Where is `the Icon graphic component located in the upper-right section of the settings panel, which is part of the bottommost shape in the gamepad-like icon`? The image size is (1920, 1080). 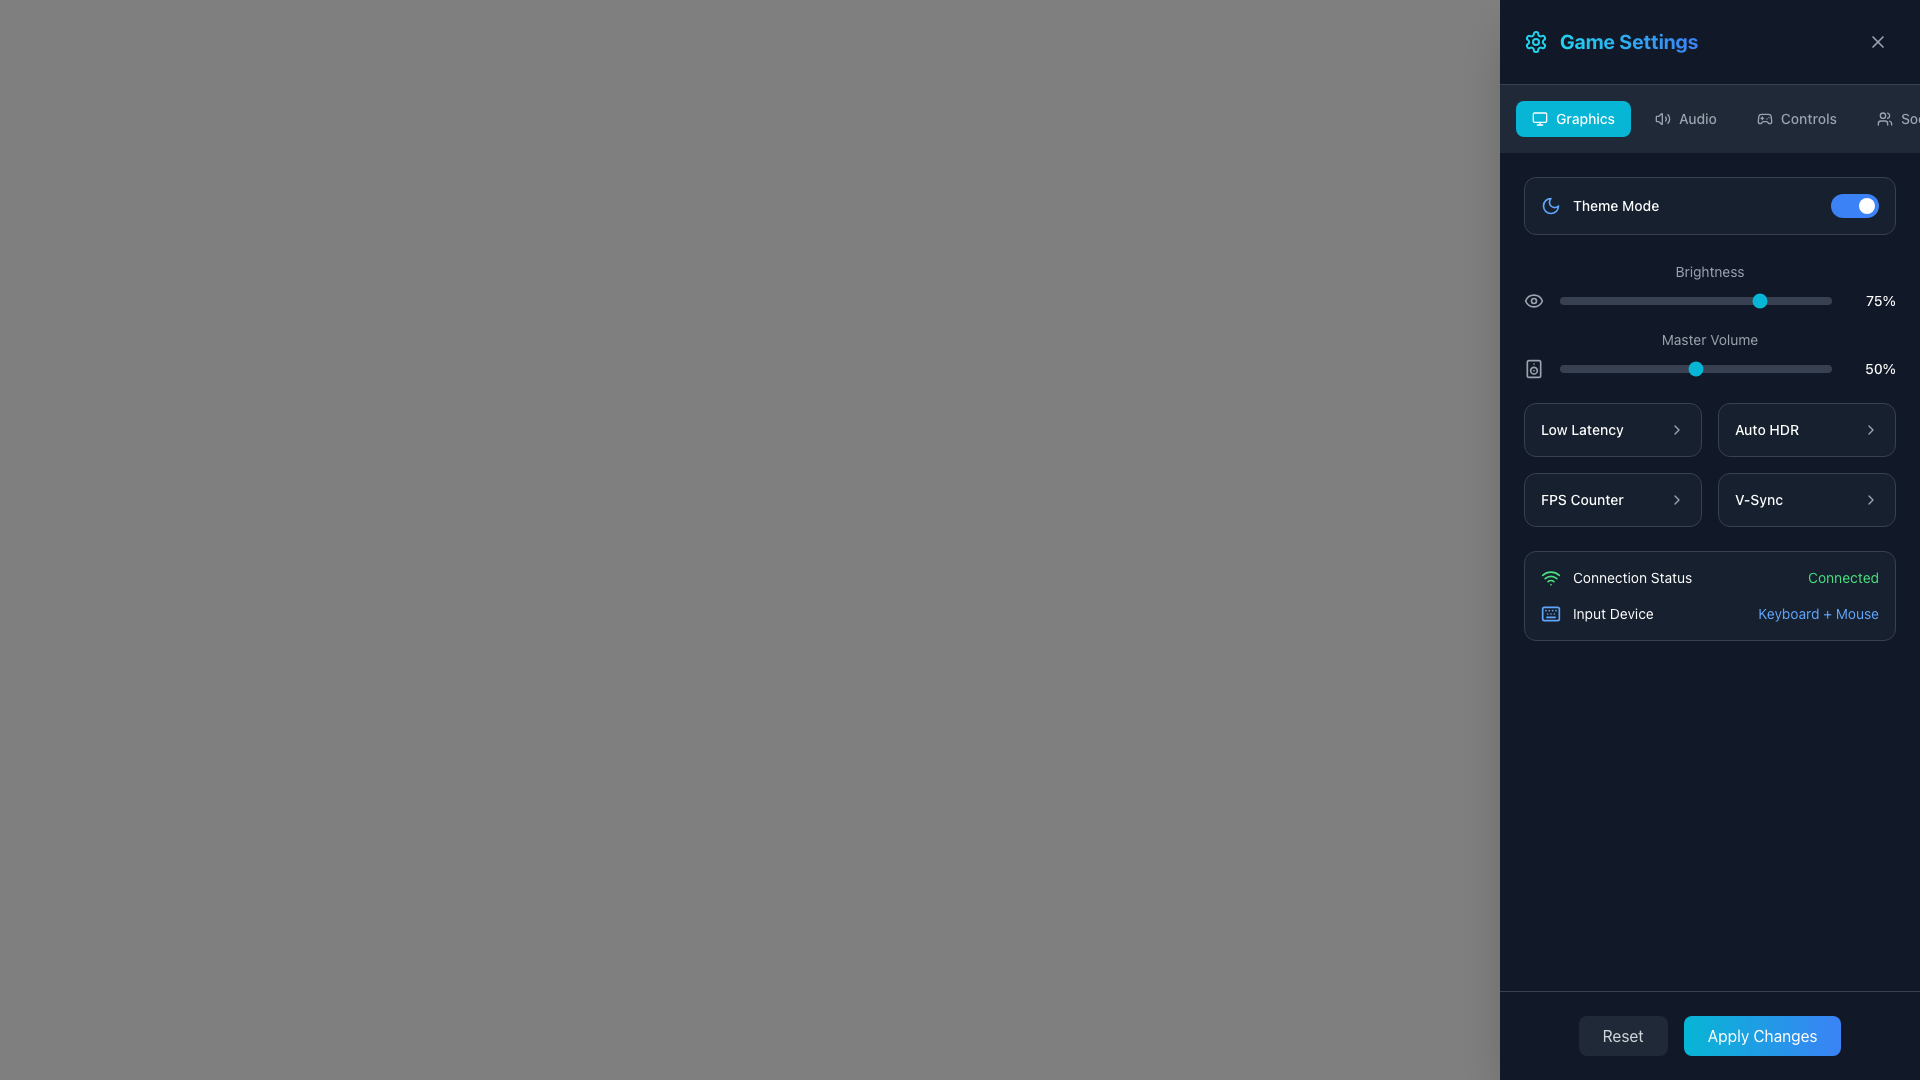 the Icon graphic component located in the upper-right section of the settings panel, which is part of the bottommost shape in the gamepad-like icon is located at coordinates (1764, 119).